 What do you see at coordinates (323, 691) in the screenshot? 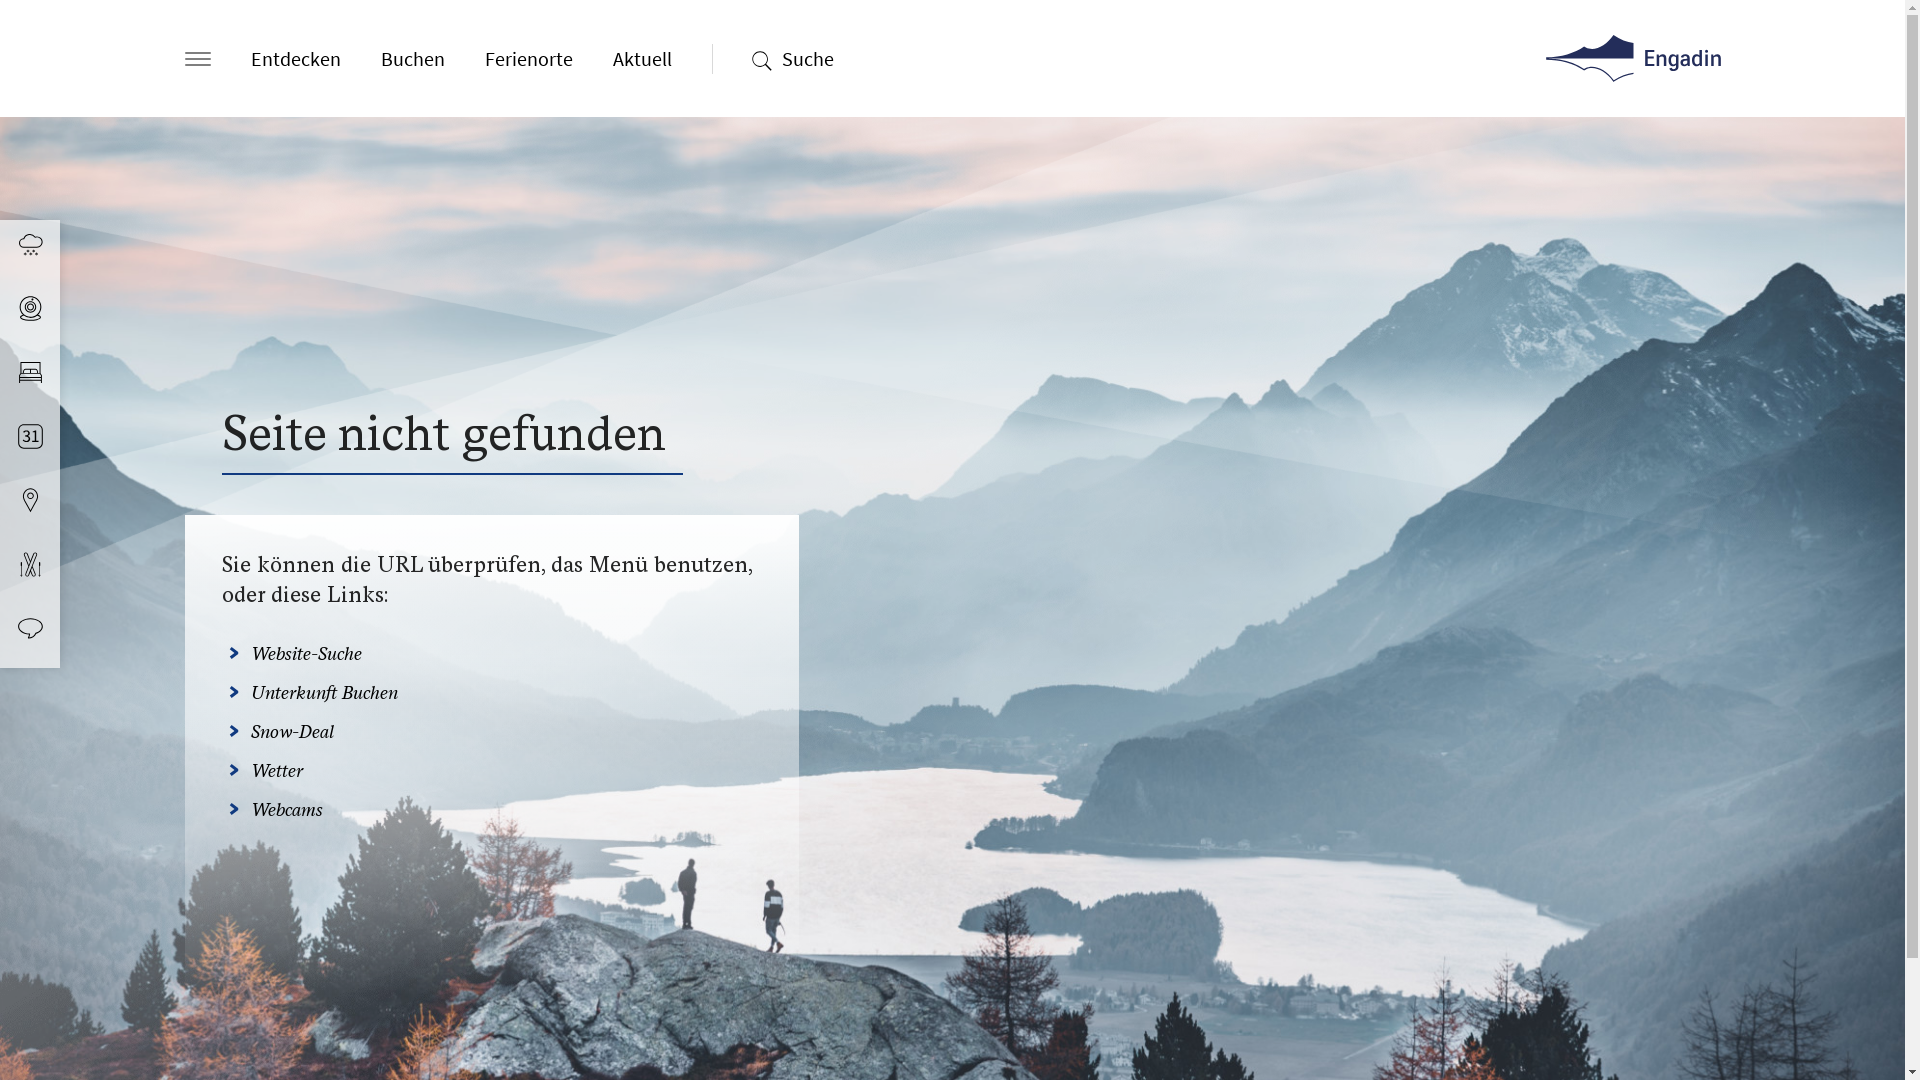
I see `'Unterkunft Buchen'` at bounding box center [323, 691].